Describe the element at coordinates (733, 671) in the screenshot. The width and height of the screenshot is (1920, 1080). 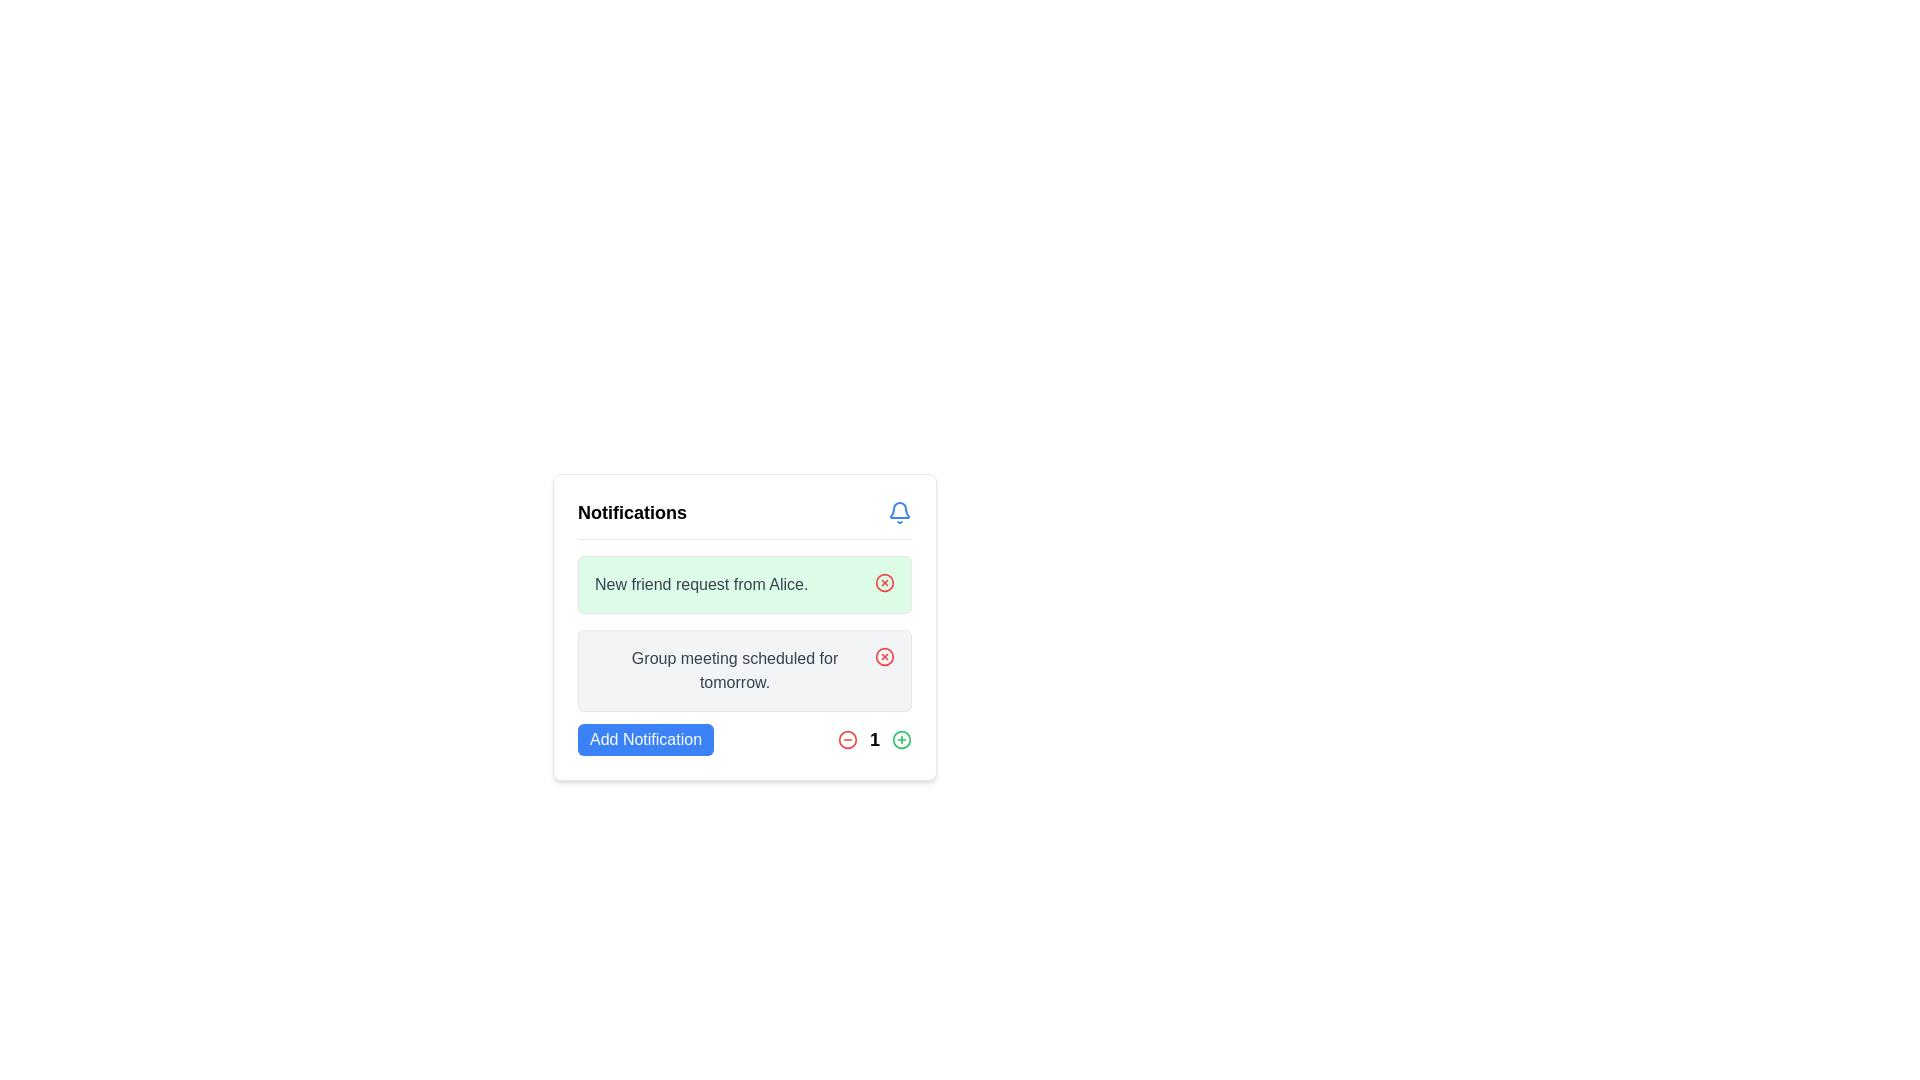
I see `text element that conveys the content of a notification about an upcoming group meeting, located in the second row of notifications, below the first notification and above the 'Add Notification' button` at that location.